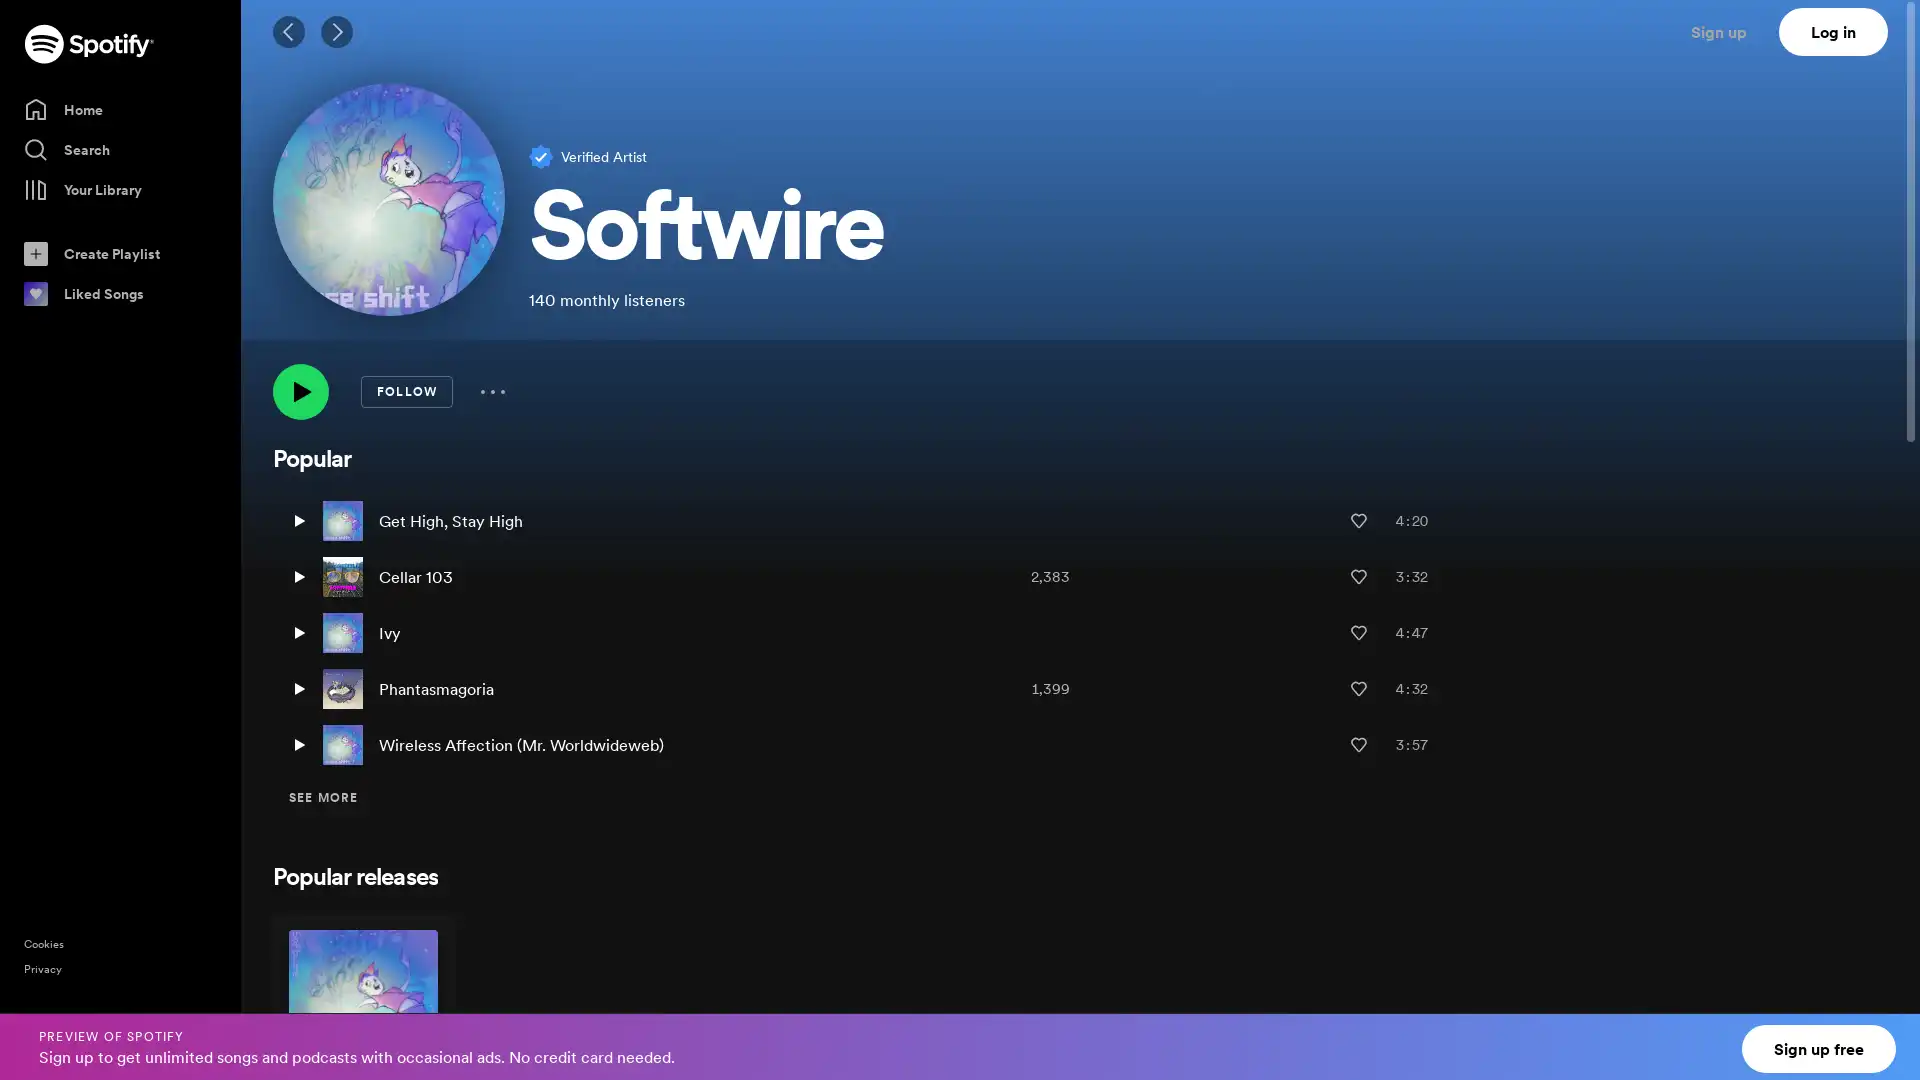 The height and width of the screenshot is (1080, 1920). What do you see at coordinates (1833, 31) in the screenshot?
I see `Log in` at bounding box center [1833, 31].